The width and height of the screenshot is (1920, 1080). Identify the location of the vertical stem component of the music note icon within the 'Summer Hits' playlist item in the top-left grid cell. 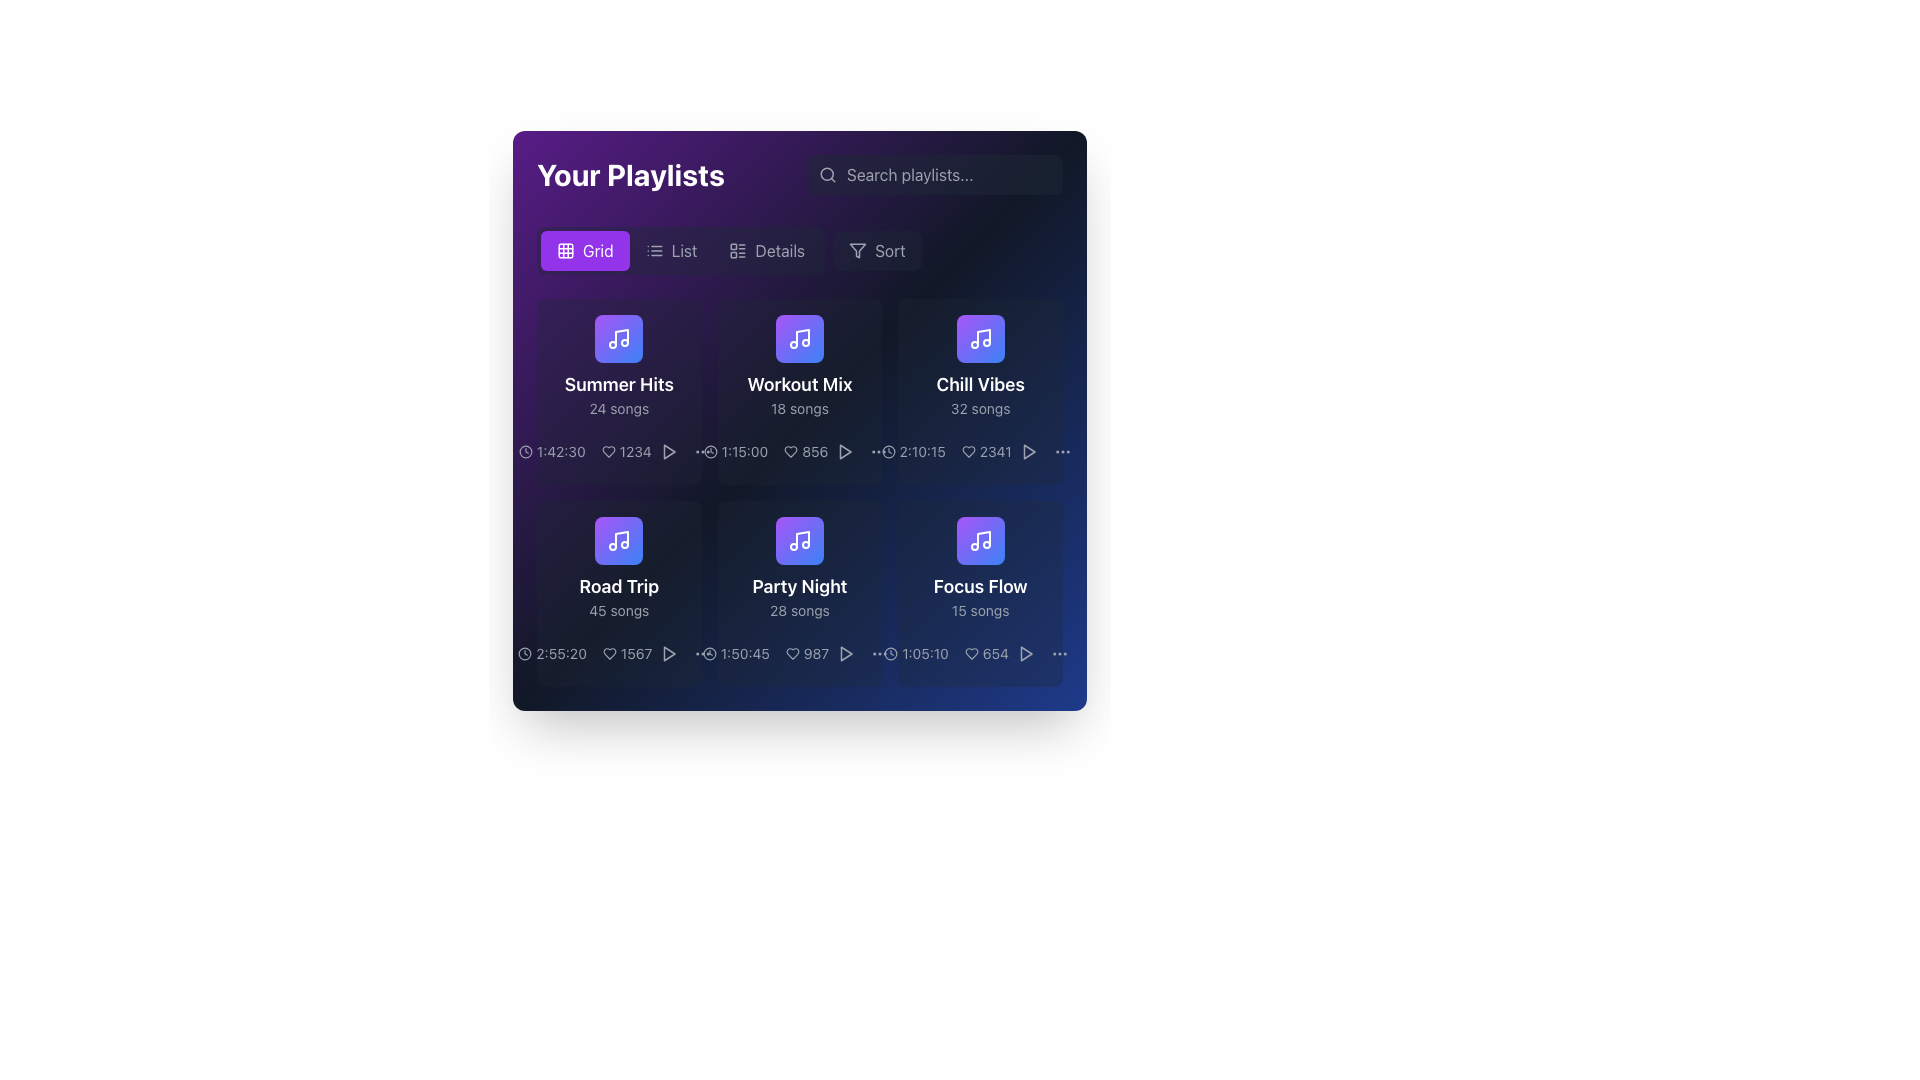
(621, 336).